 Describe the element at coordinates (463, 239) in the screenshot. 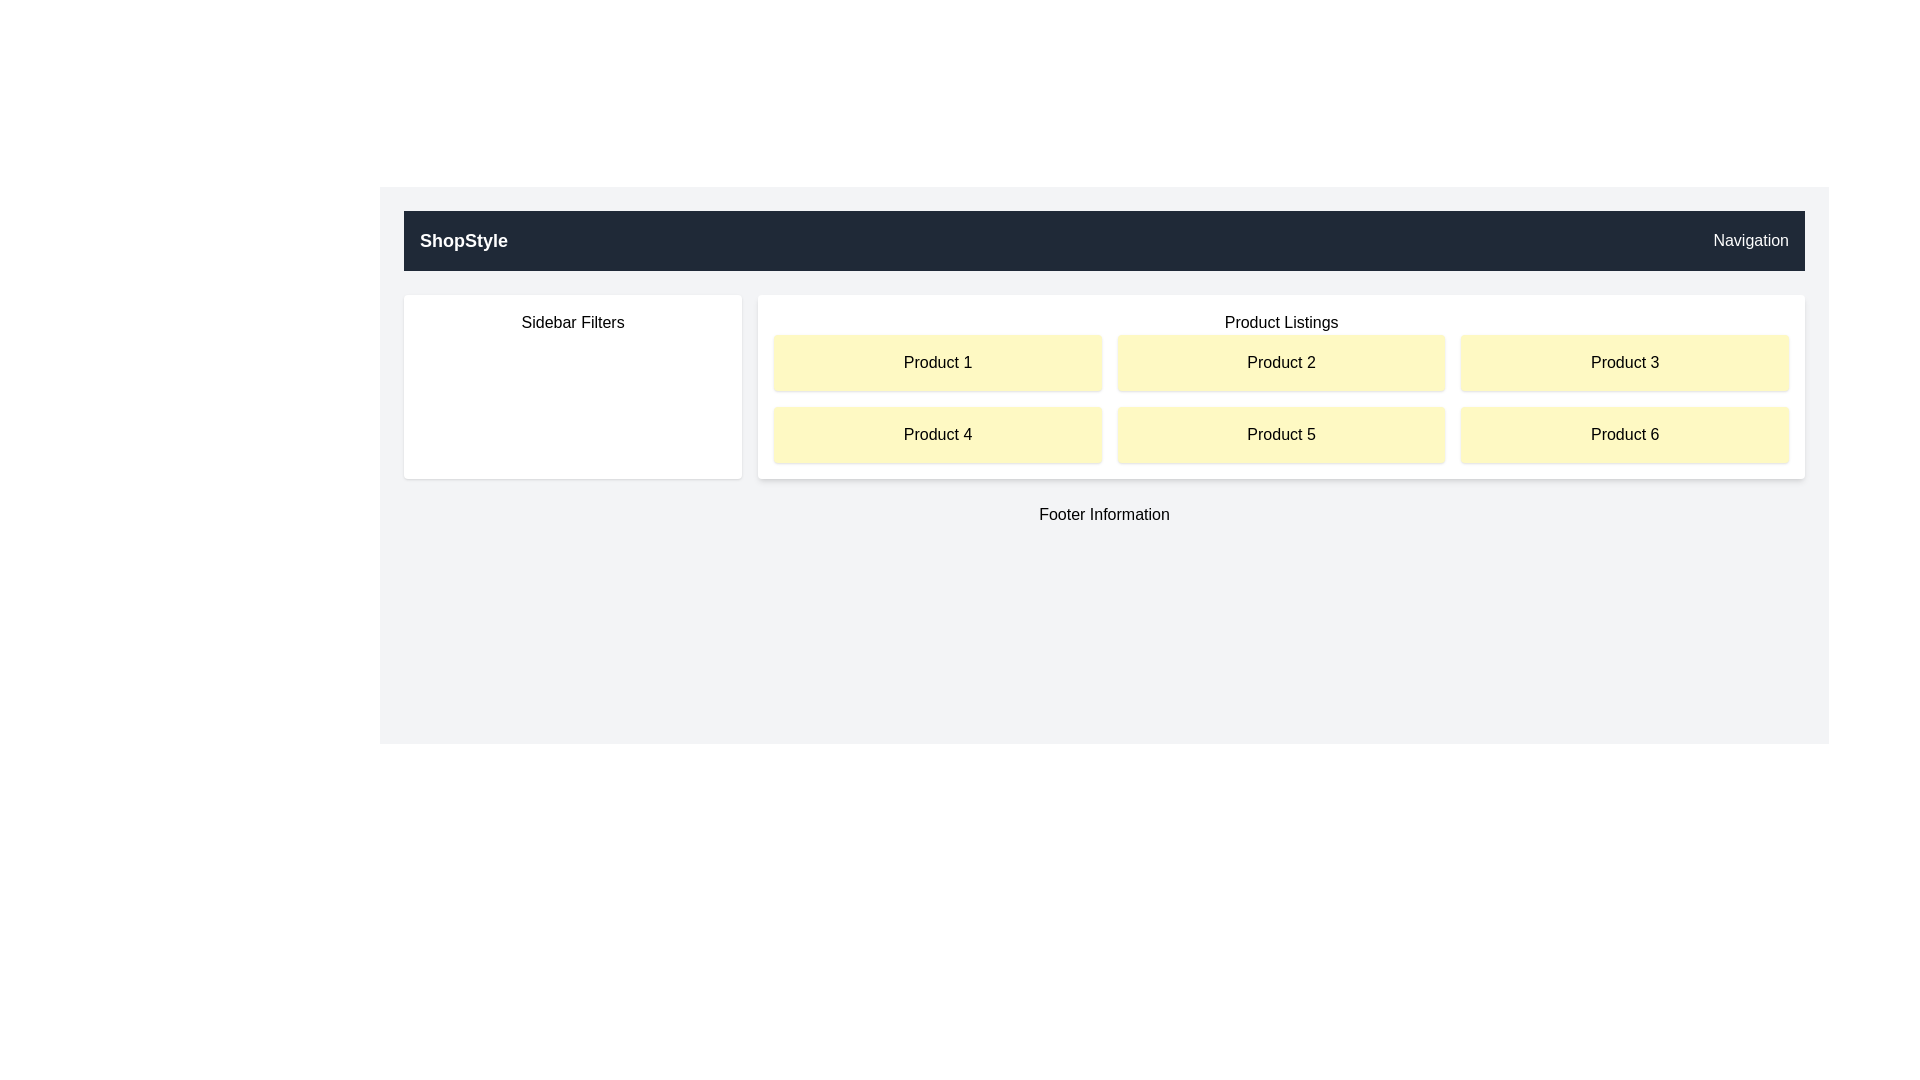

I see `bold text label displaying 'ShopStyle' located at the top-left corner of the dark horizontal navigation bar` at that location.